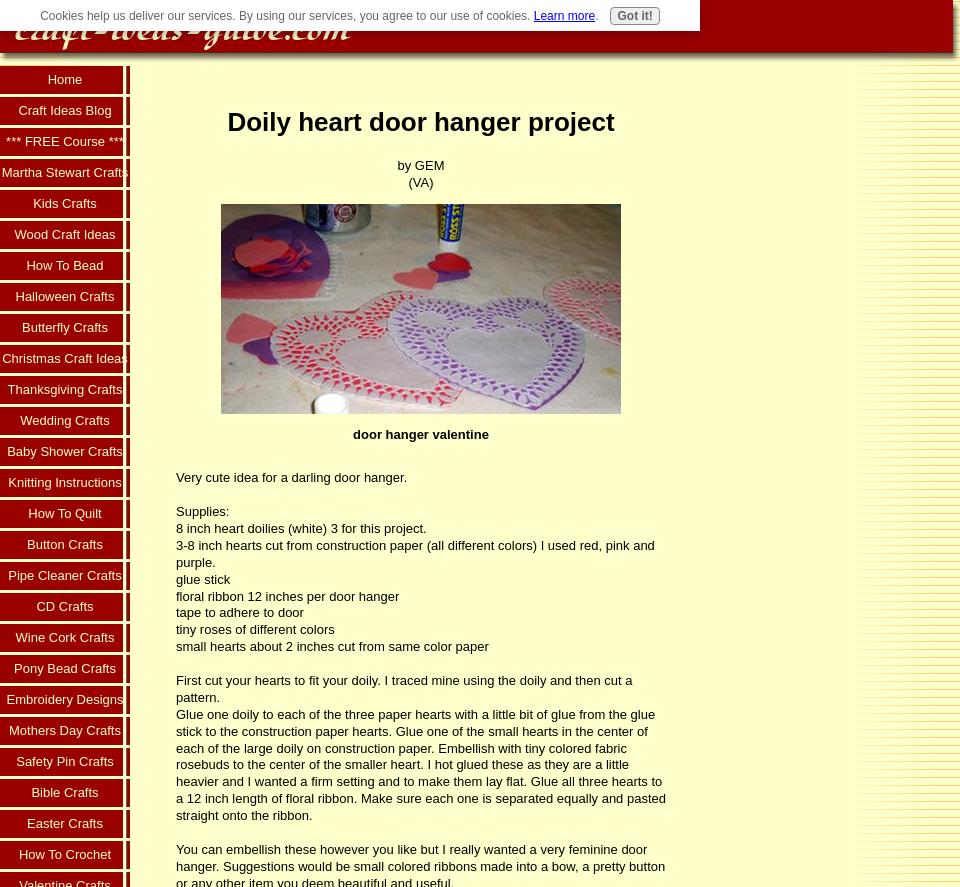  Describe the element at coordinates (64, 792) in the screenshot. I see `'Bible Crafts'` at that location.